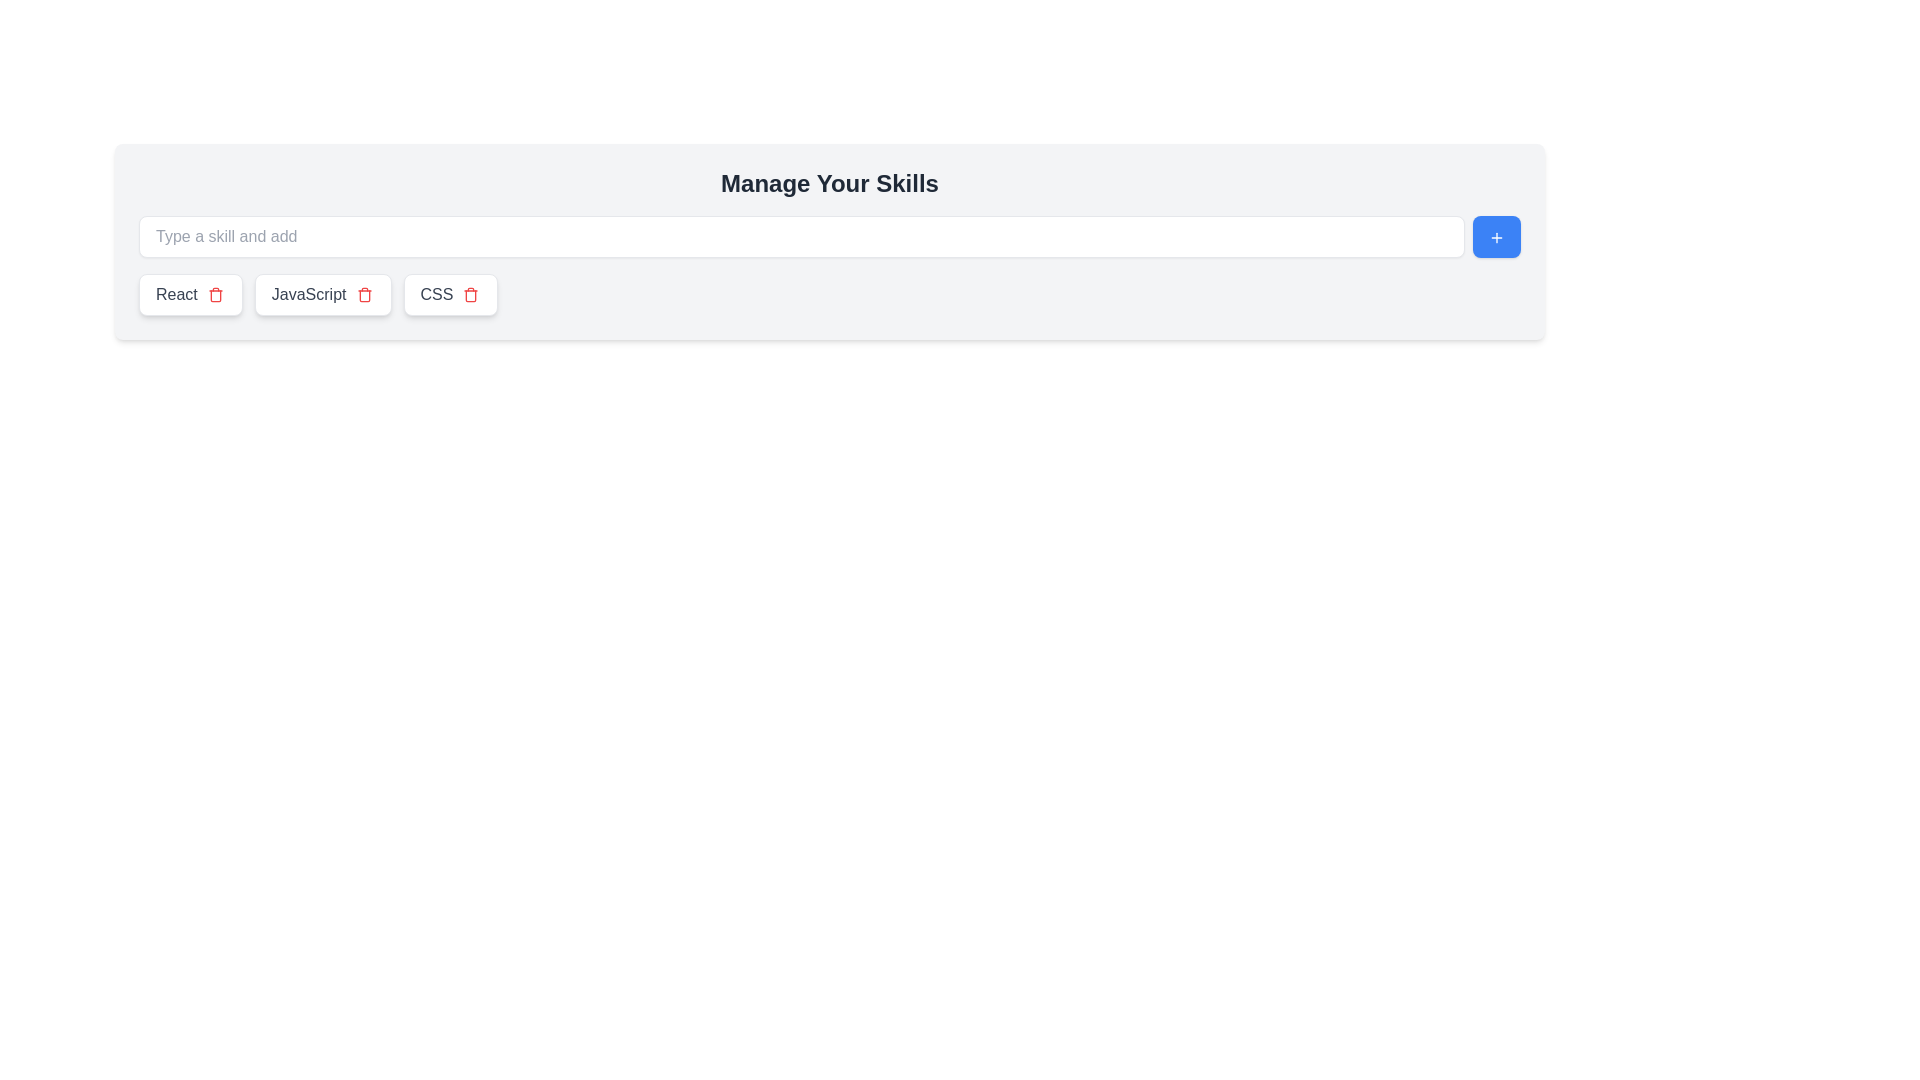  I want to click on the input field and type the desired value, so click(801, 235).